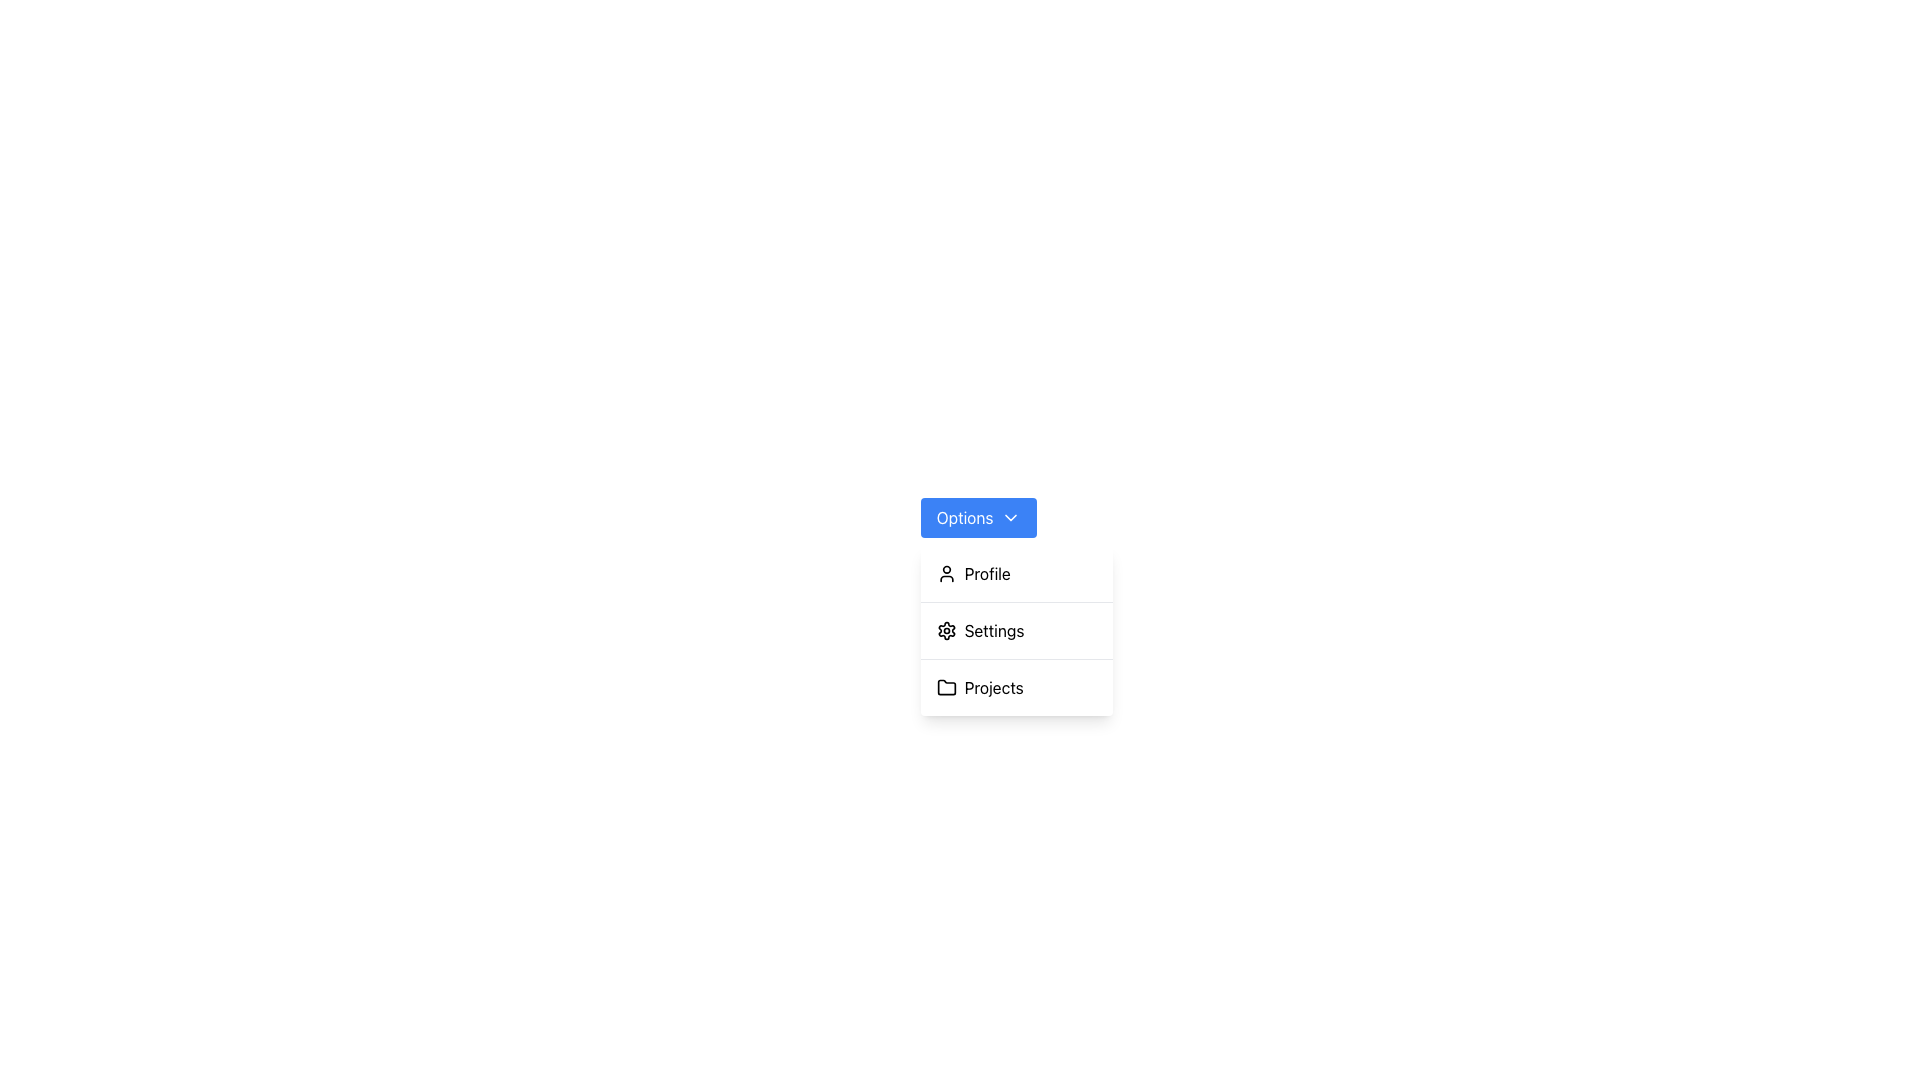  What do you see at coordinates (945, 631) in the screenshot?
I see `the gear icon representing settings functionality, located in the 'Settings' menu` at bounding box center [945, 631].